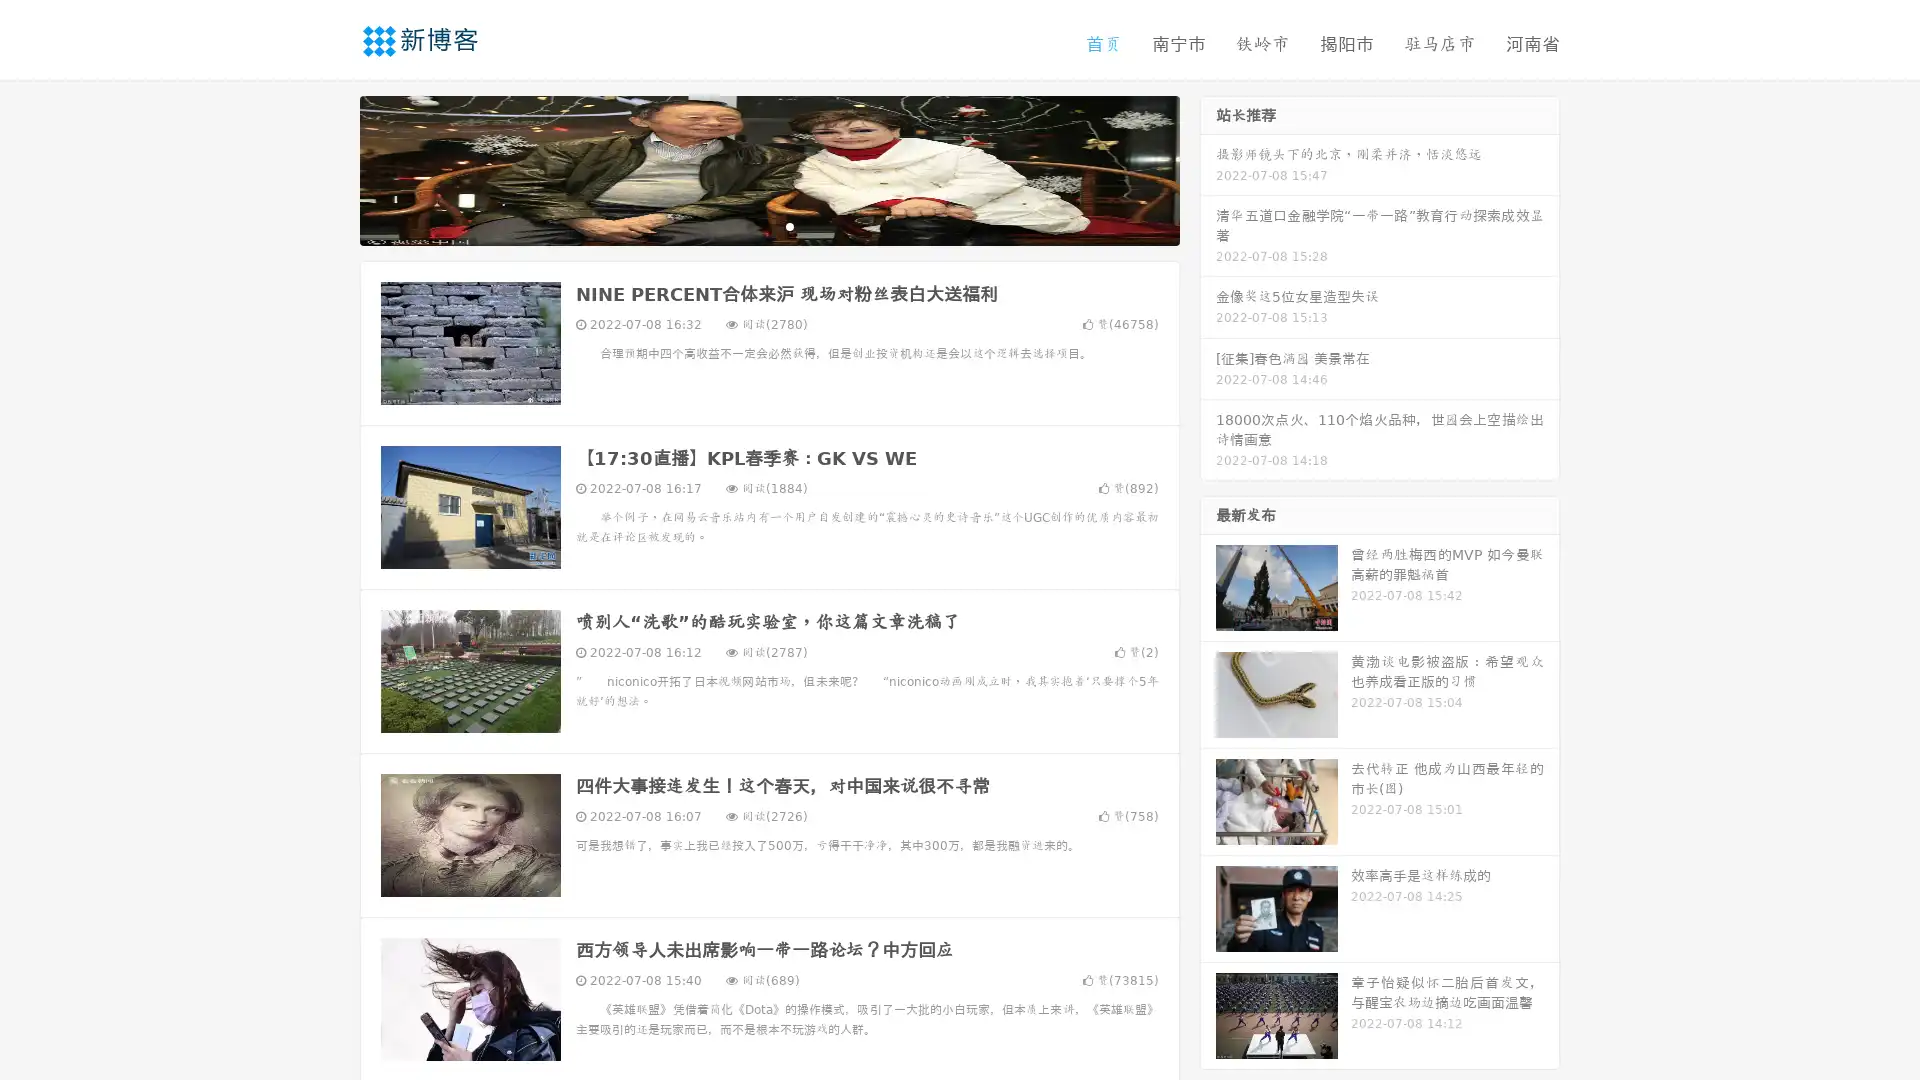 This screenshot has height=1080, width=1920. I want to click on Go to slide 2, so click(768, 225).